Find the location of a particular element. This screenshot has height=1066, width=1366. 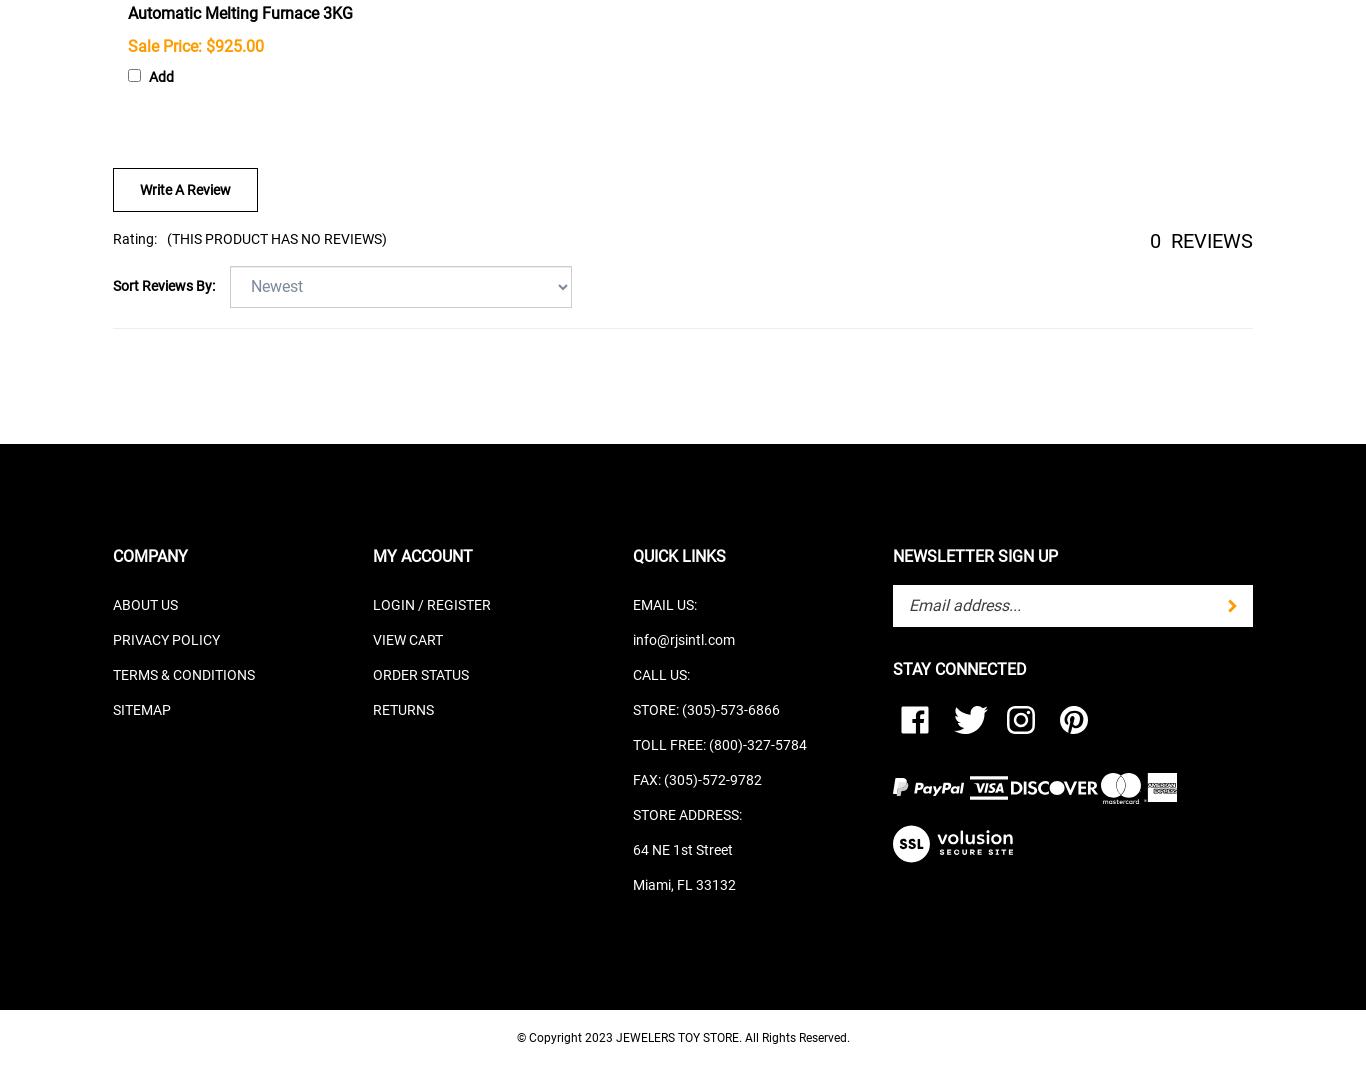

'(This product has no reviews)' is located at coordinates (277, 237).